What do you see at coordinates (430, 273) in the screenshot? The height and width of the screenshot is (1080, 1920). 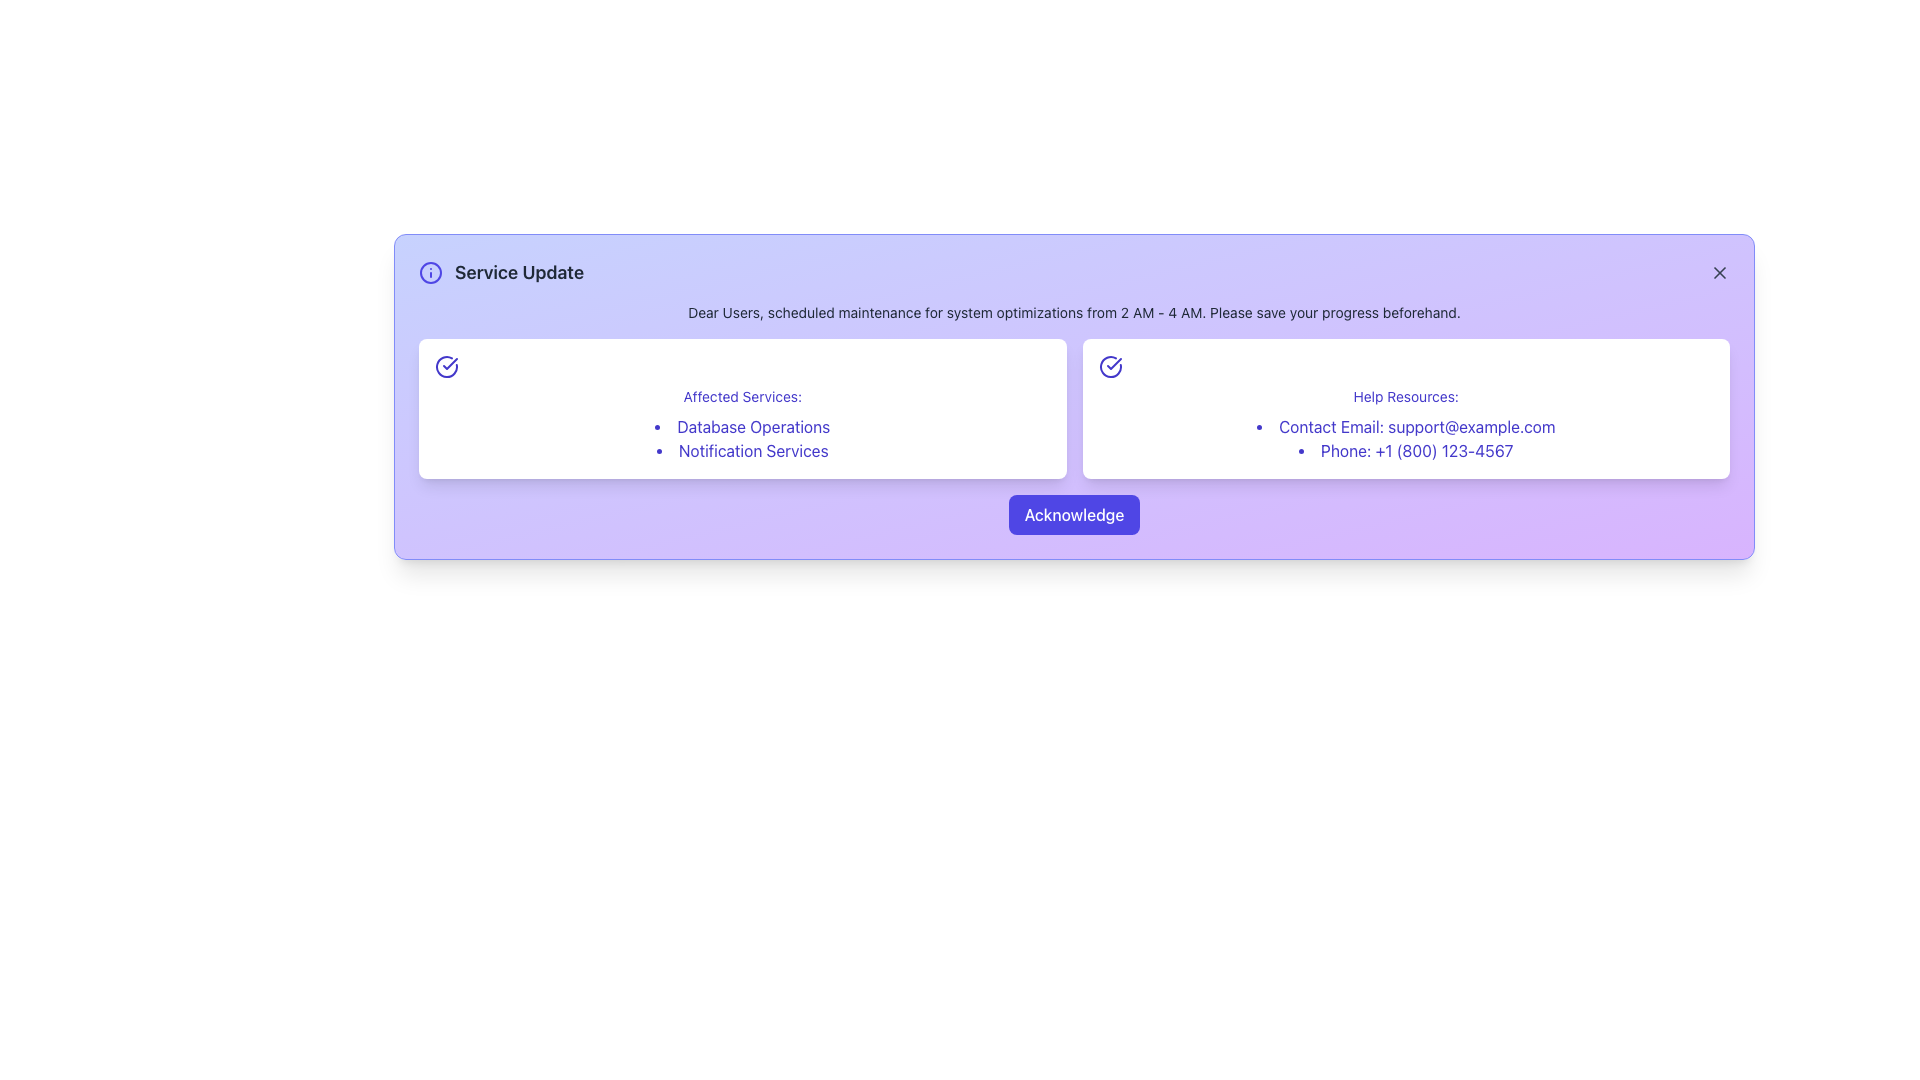 I see `the informational icon located at the leftmost side of the header section of the dialog modal, which emphasizes the 'Service Update' message` at bounding box center [430, 273].